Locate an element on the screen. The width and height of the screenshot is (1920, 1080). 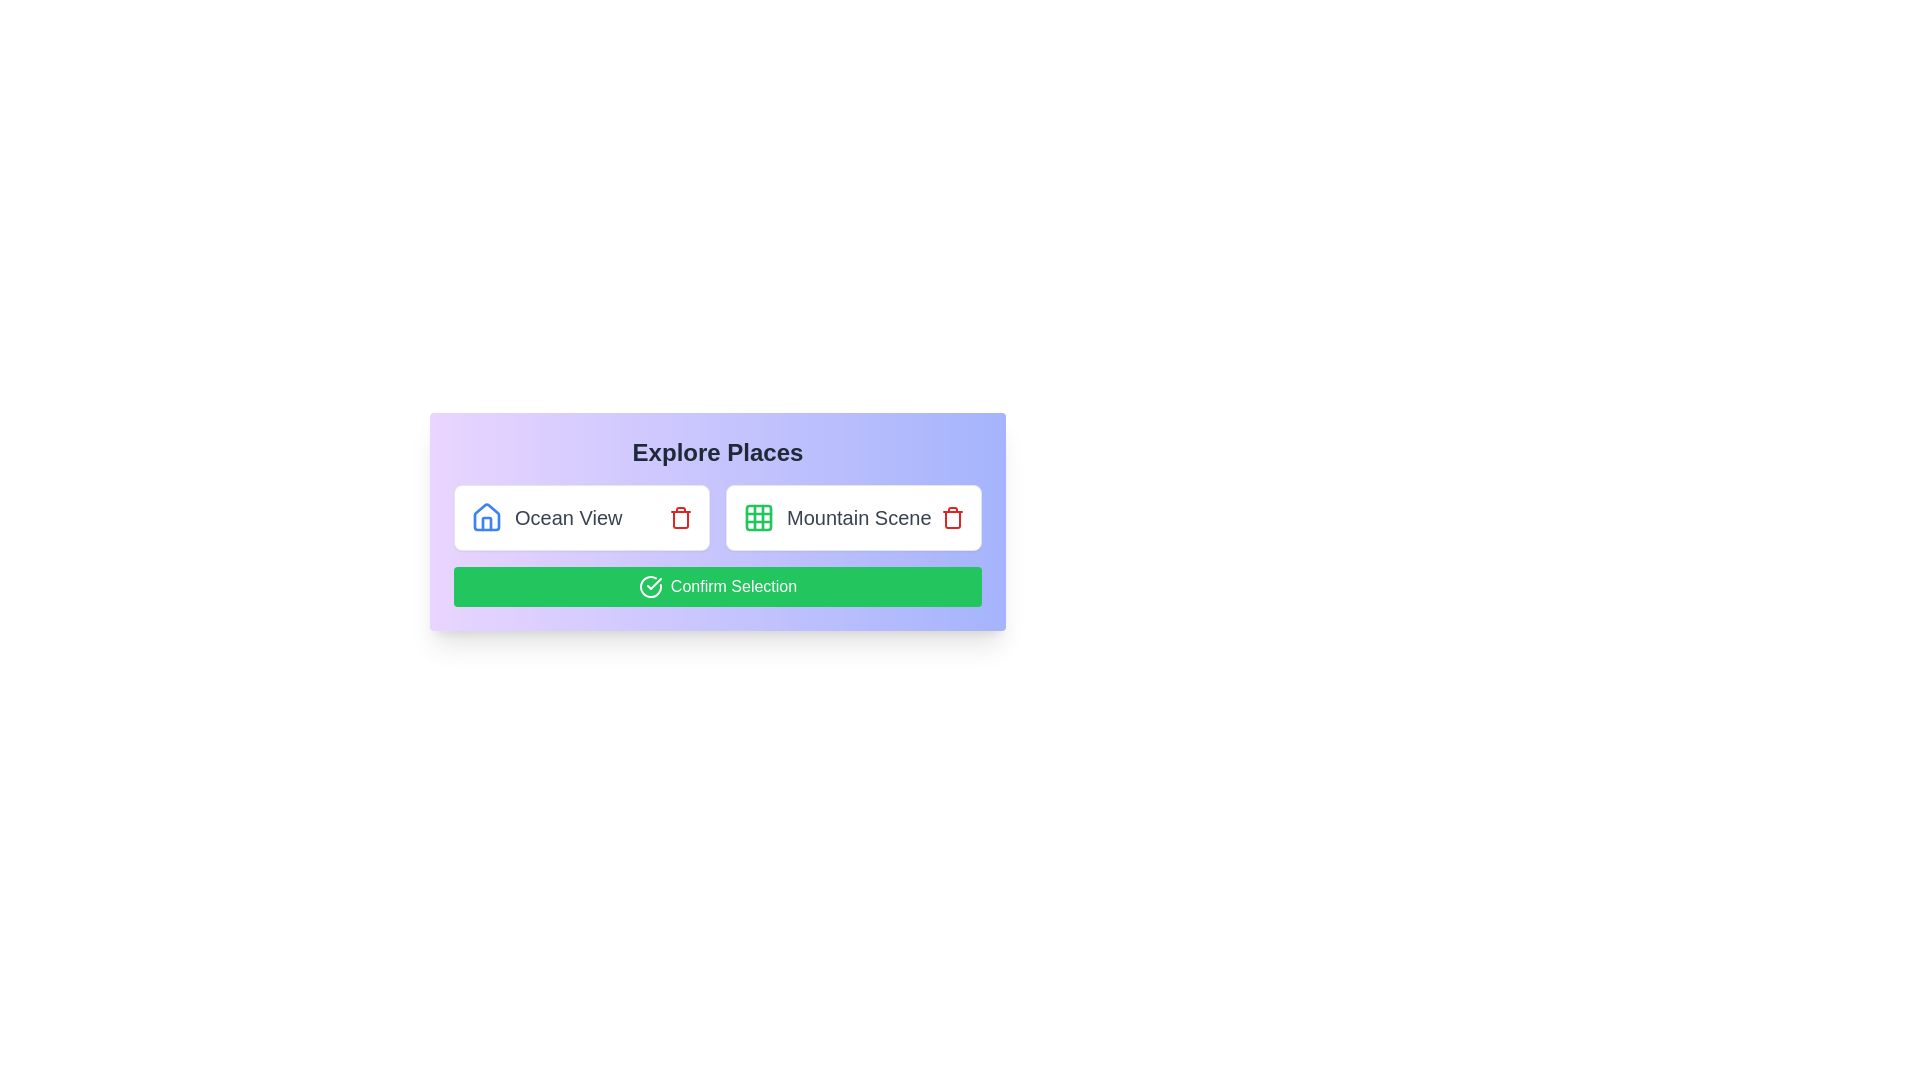
the trash bin icon, which visually represents a delete or remove action in the user interface is located at coordinates (952, 519).